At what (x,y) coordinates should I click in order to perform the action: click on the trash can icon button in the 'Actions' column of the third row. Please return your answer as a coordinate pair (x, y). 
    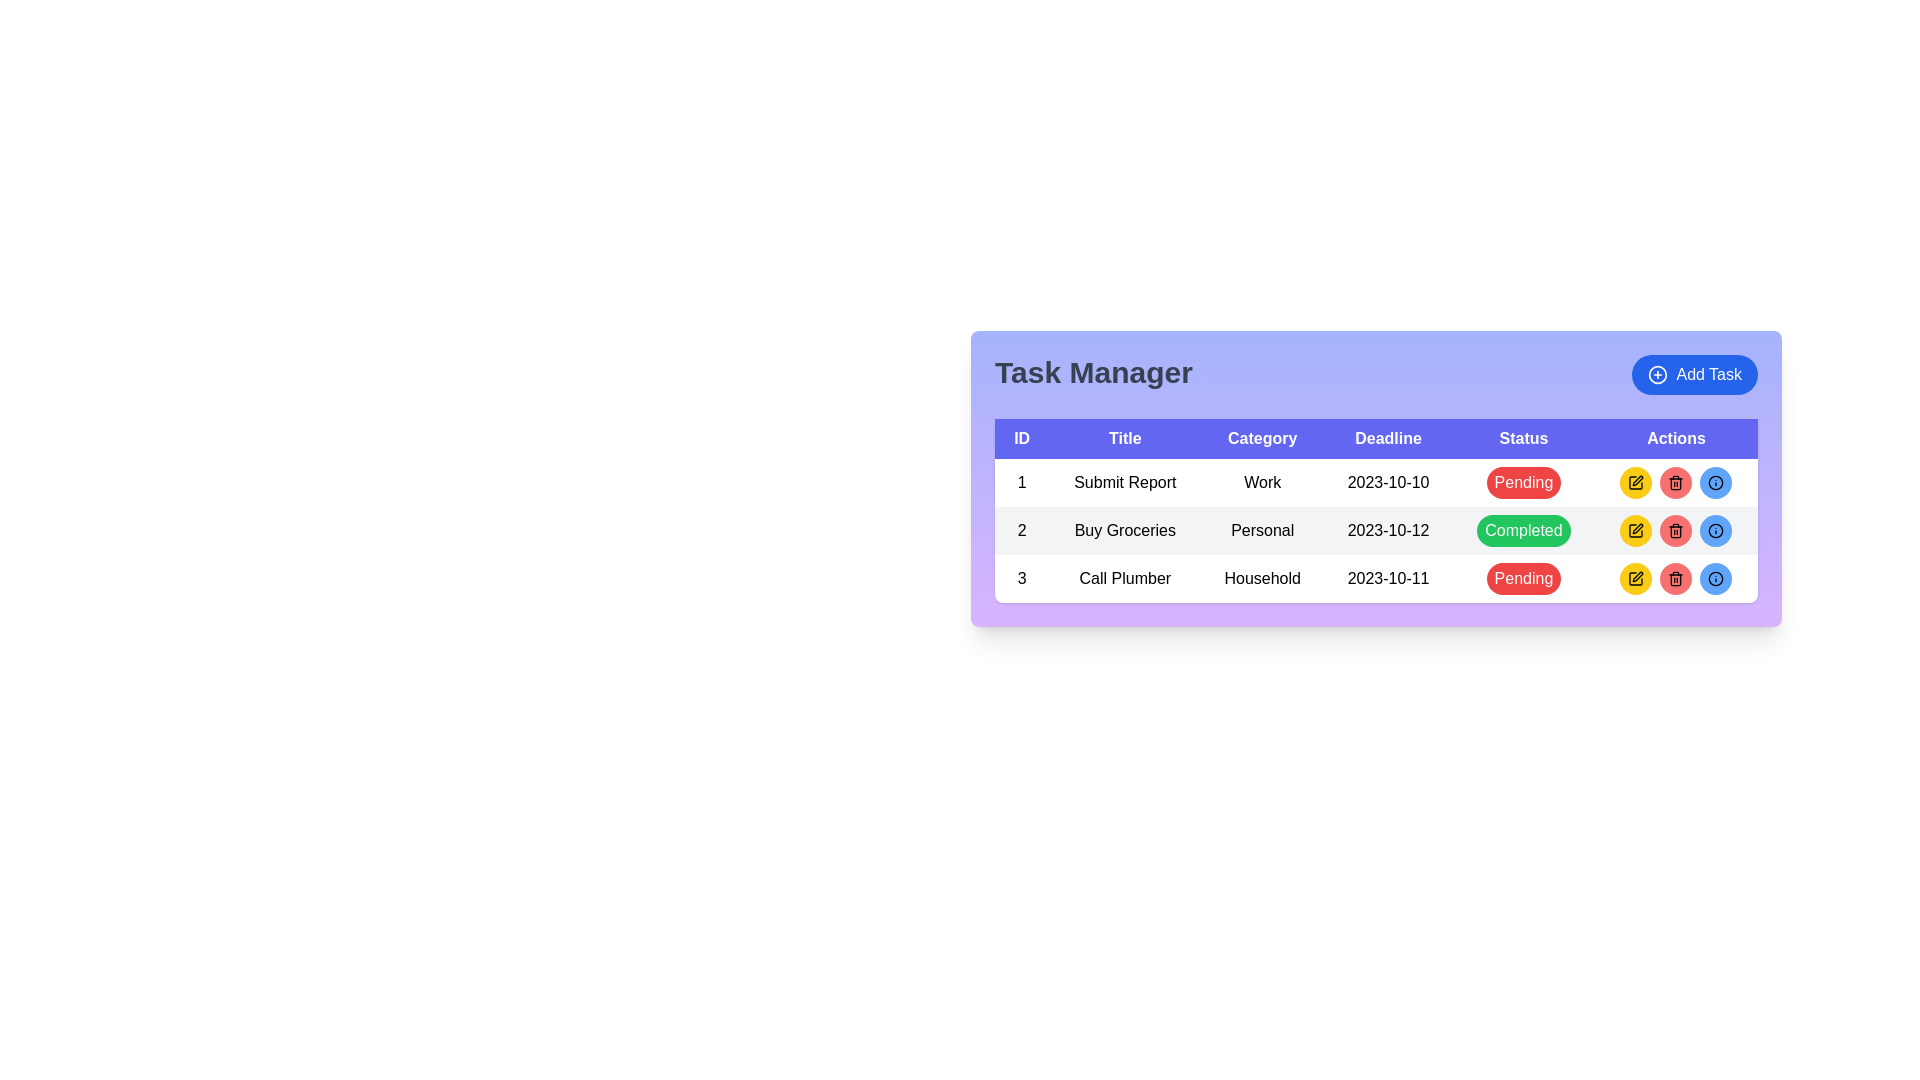
    Looking at the image, I should click on (1676, 578).